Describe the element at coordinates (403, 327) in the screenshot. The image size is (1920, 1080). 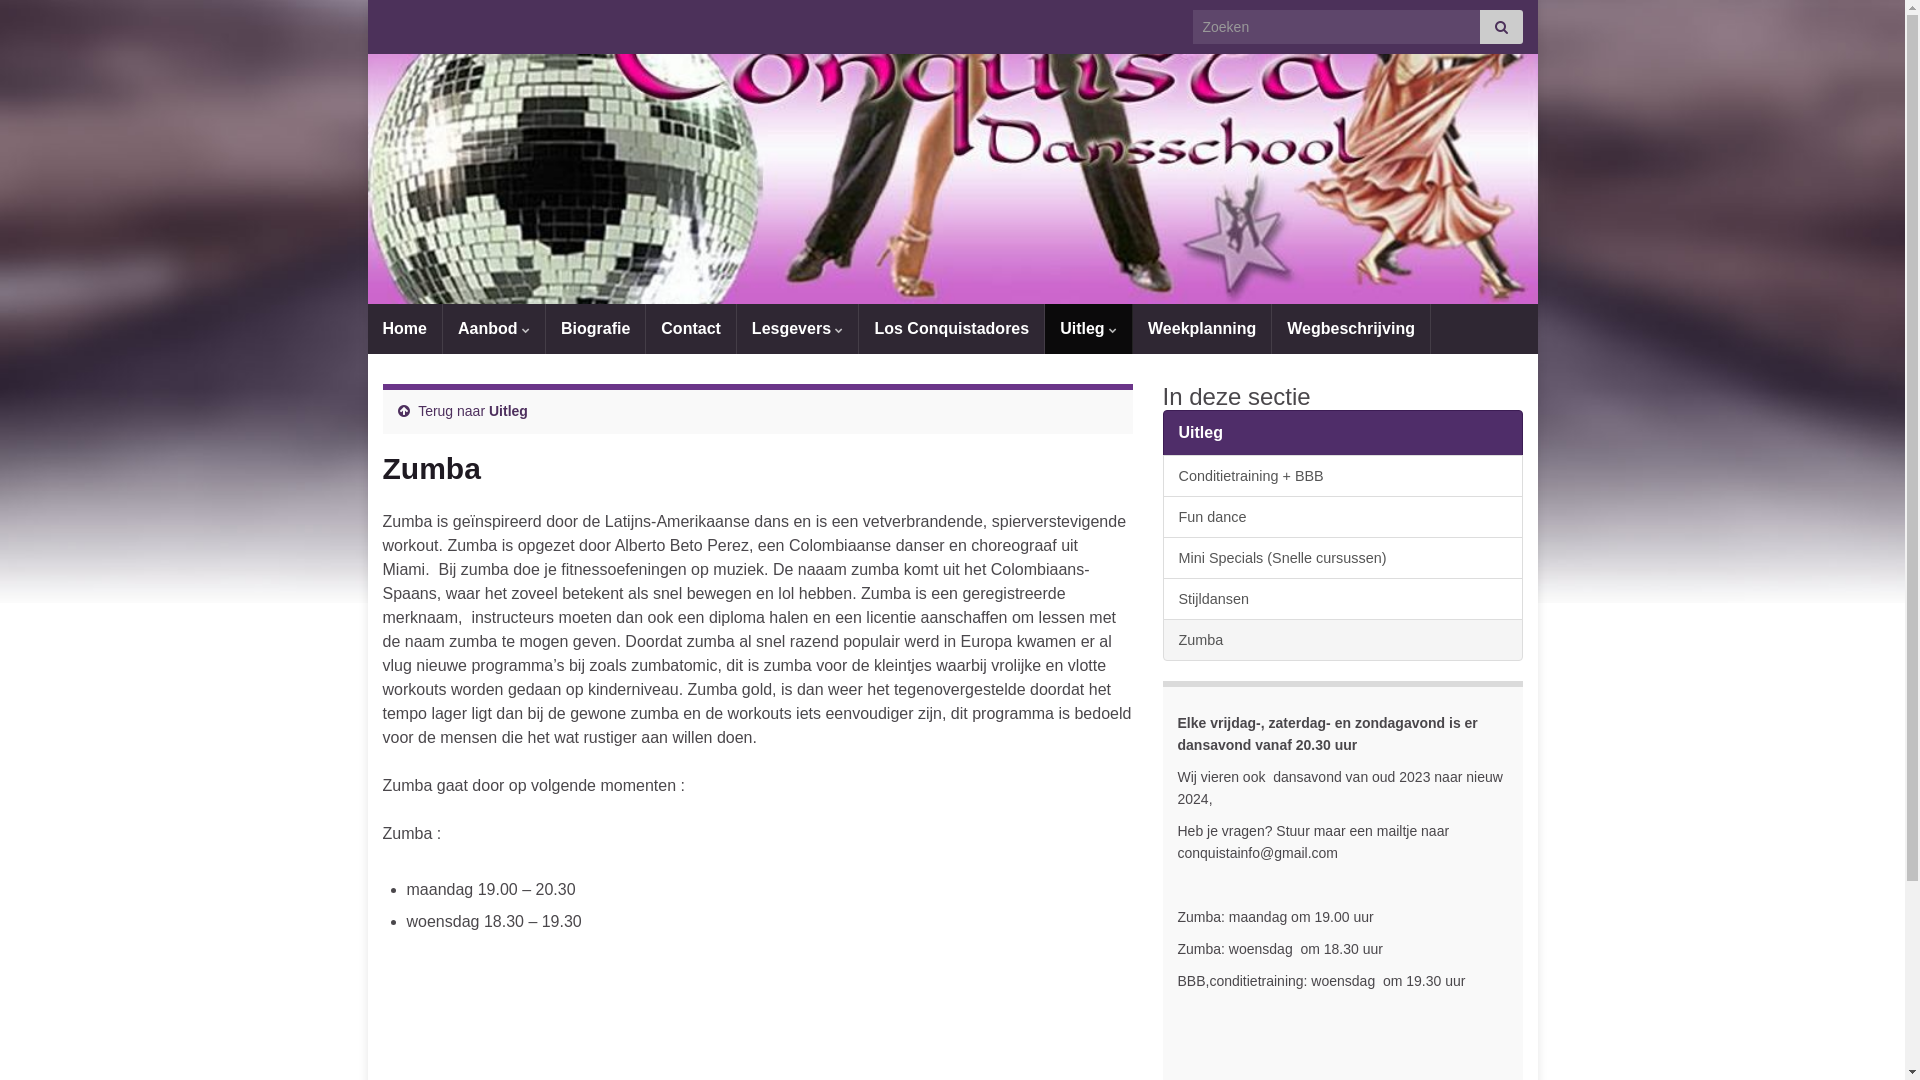
I see `'Home'` at that location.